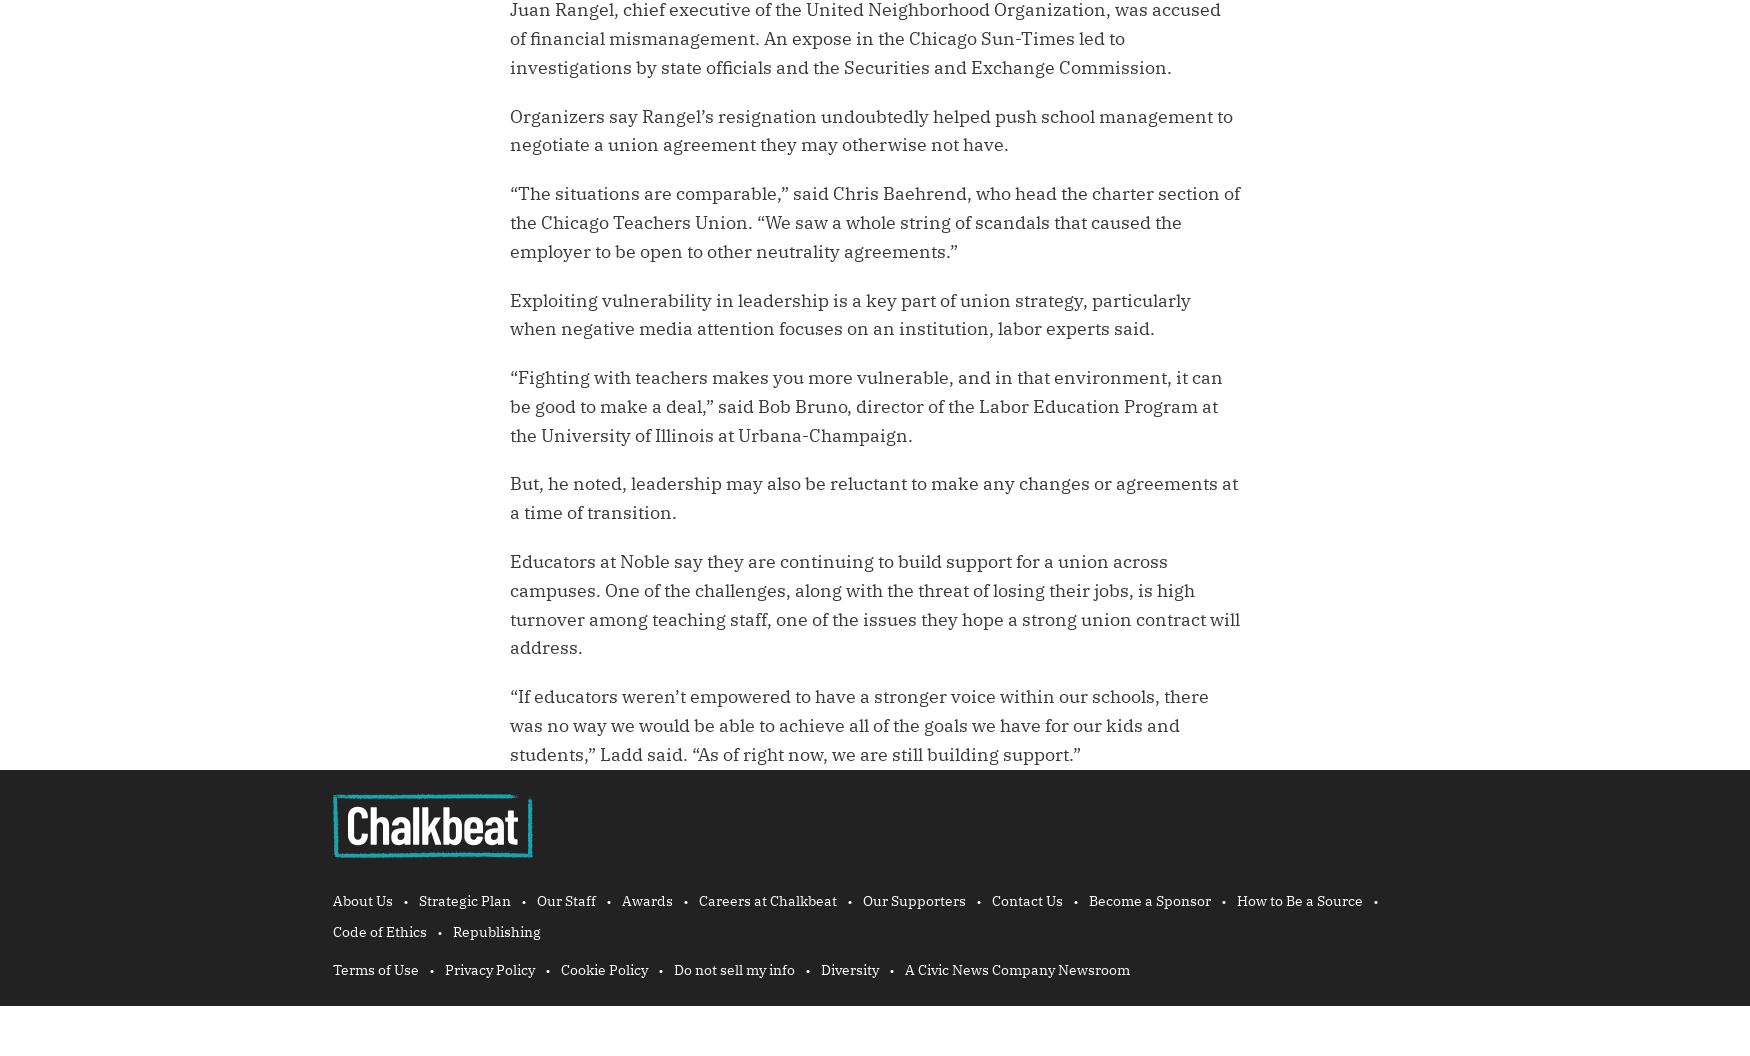 The image size is (1750, 1056). What do you see at coordinates (1026, 899) in the screenshot?
I see `'Contact Us'` at bounding box center [1026, 899].